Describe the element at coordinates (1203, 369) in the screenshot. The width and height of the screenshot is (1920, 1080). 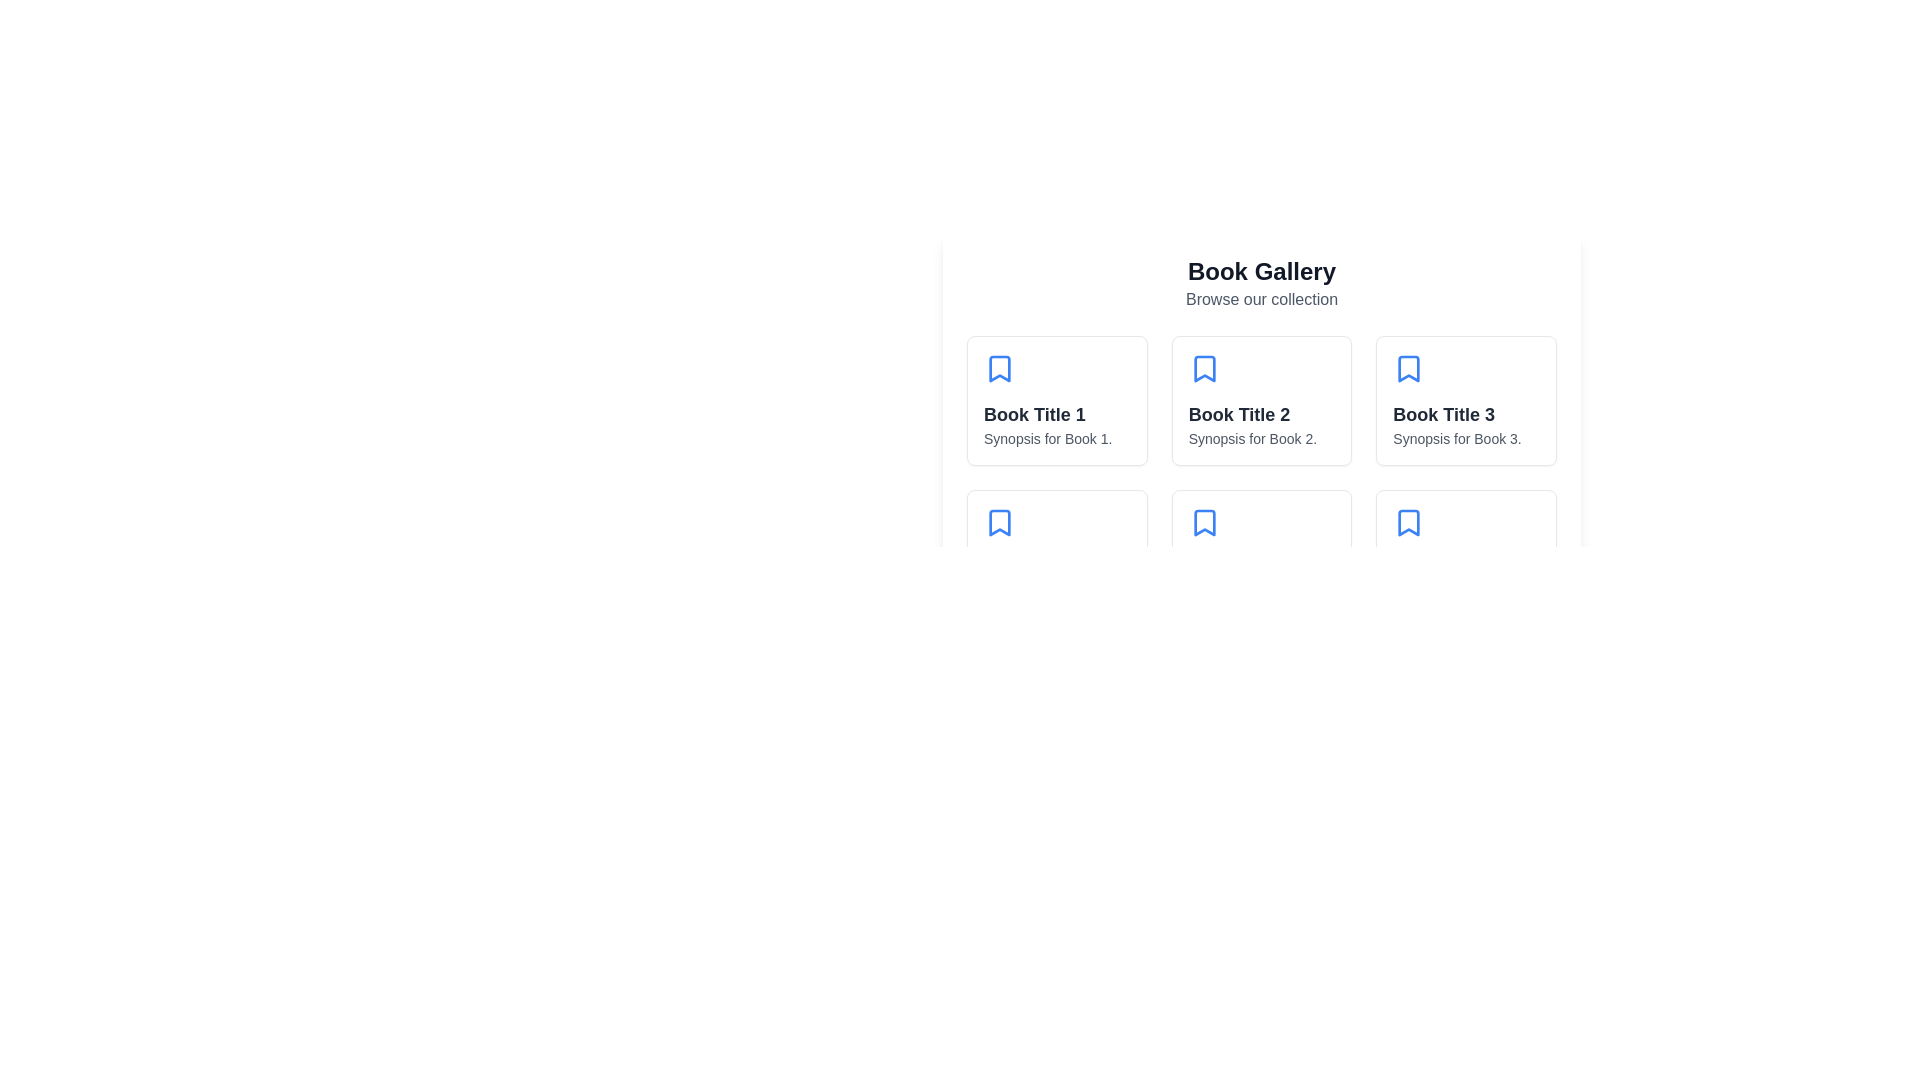
I see `the bookmark-shaped icon representing the 'Book Title 2' card, located in the upper-middle section of the grid layout` at that location.